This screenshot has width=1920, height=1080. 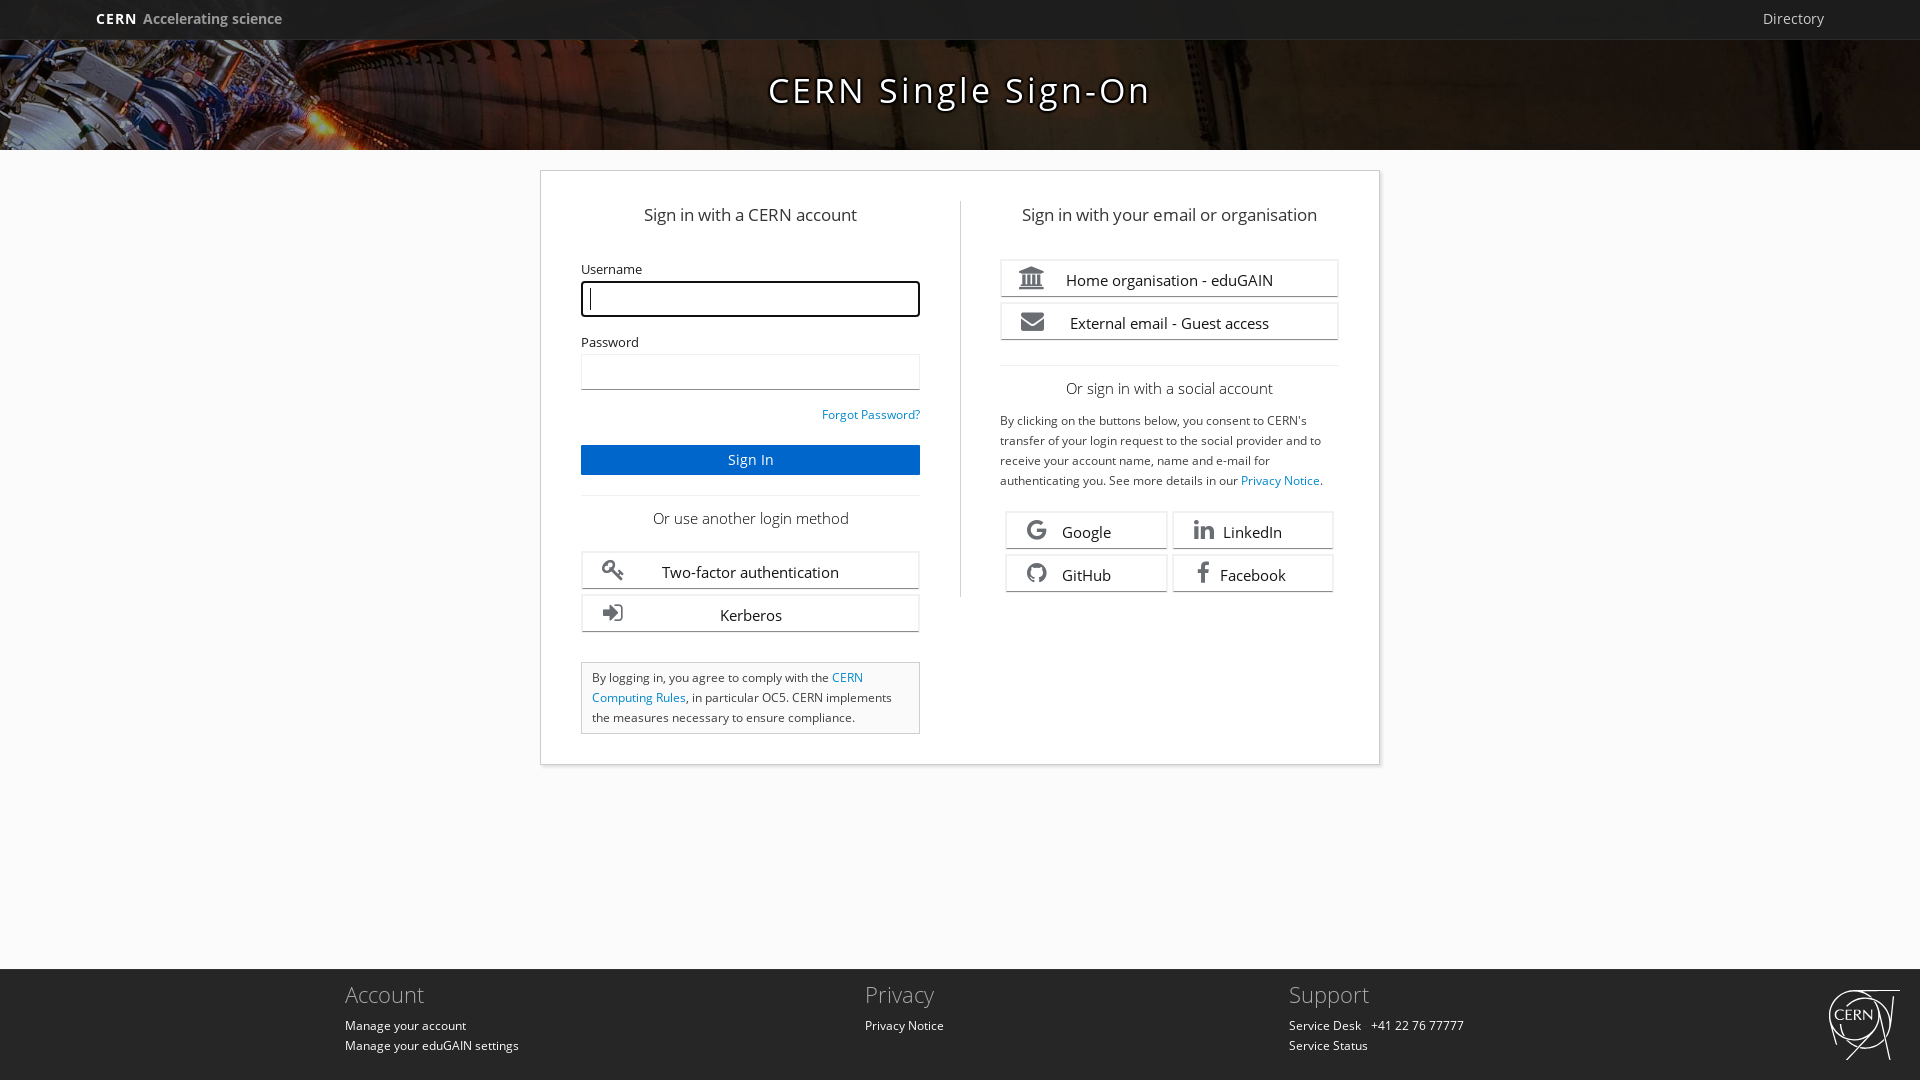 I want to click on 'Home organisation - eduGAIN', so click(x=1169, y=278).